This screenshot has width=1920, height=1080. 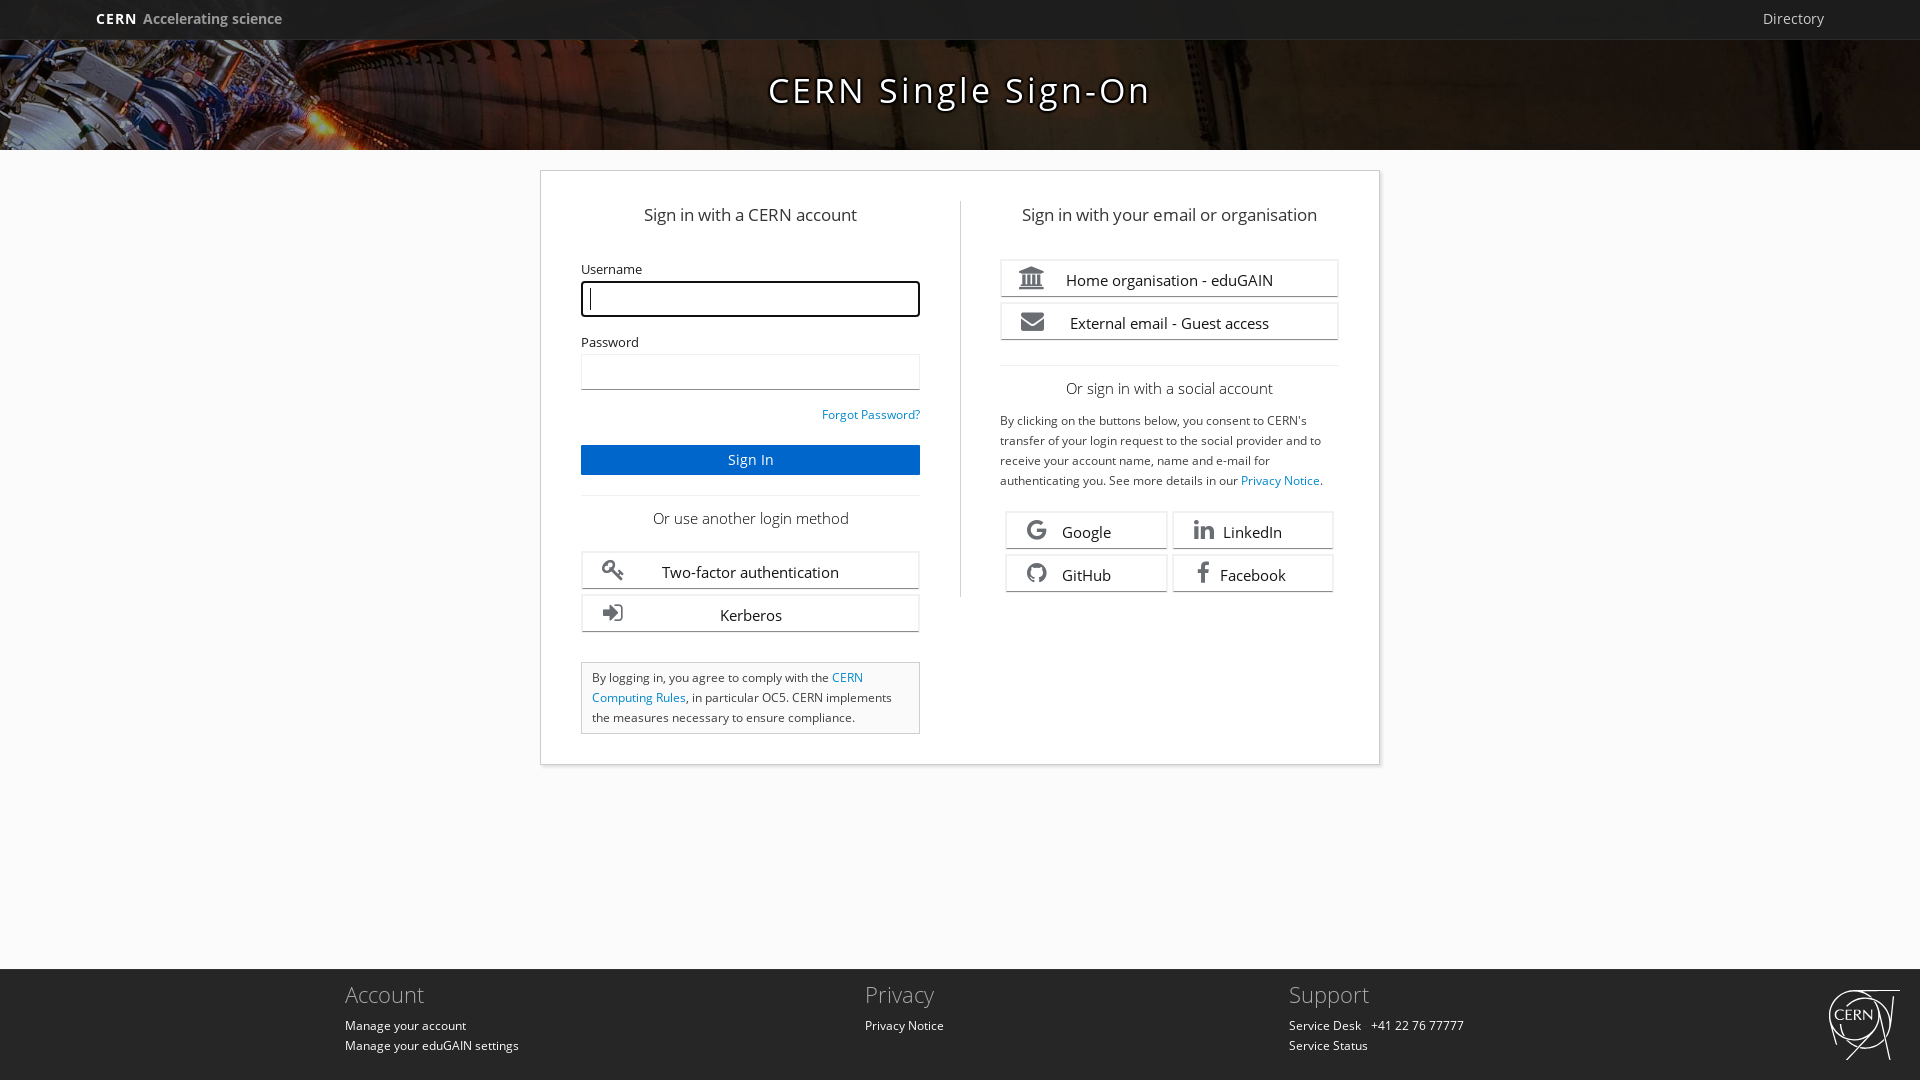 I want to click on 'Home organisation - eduGAIN', so click(x=1169, y=278).